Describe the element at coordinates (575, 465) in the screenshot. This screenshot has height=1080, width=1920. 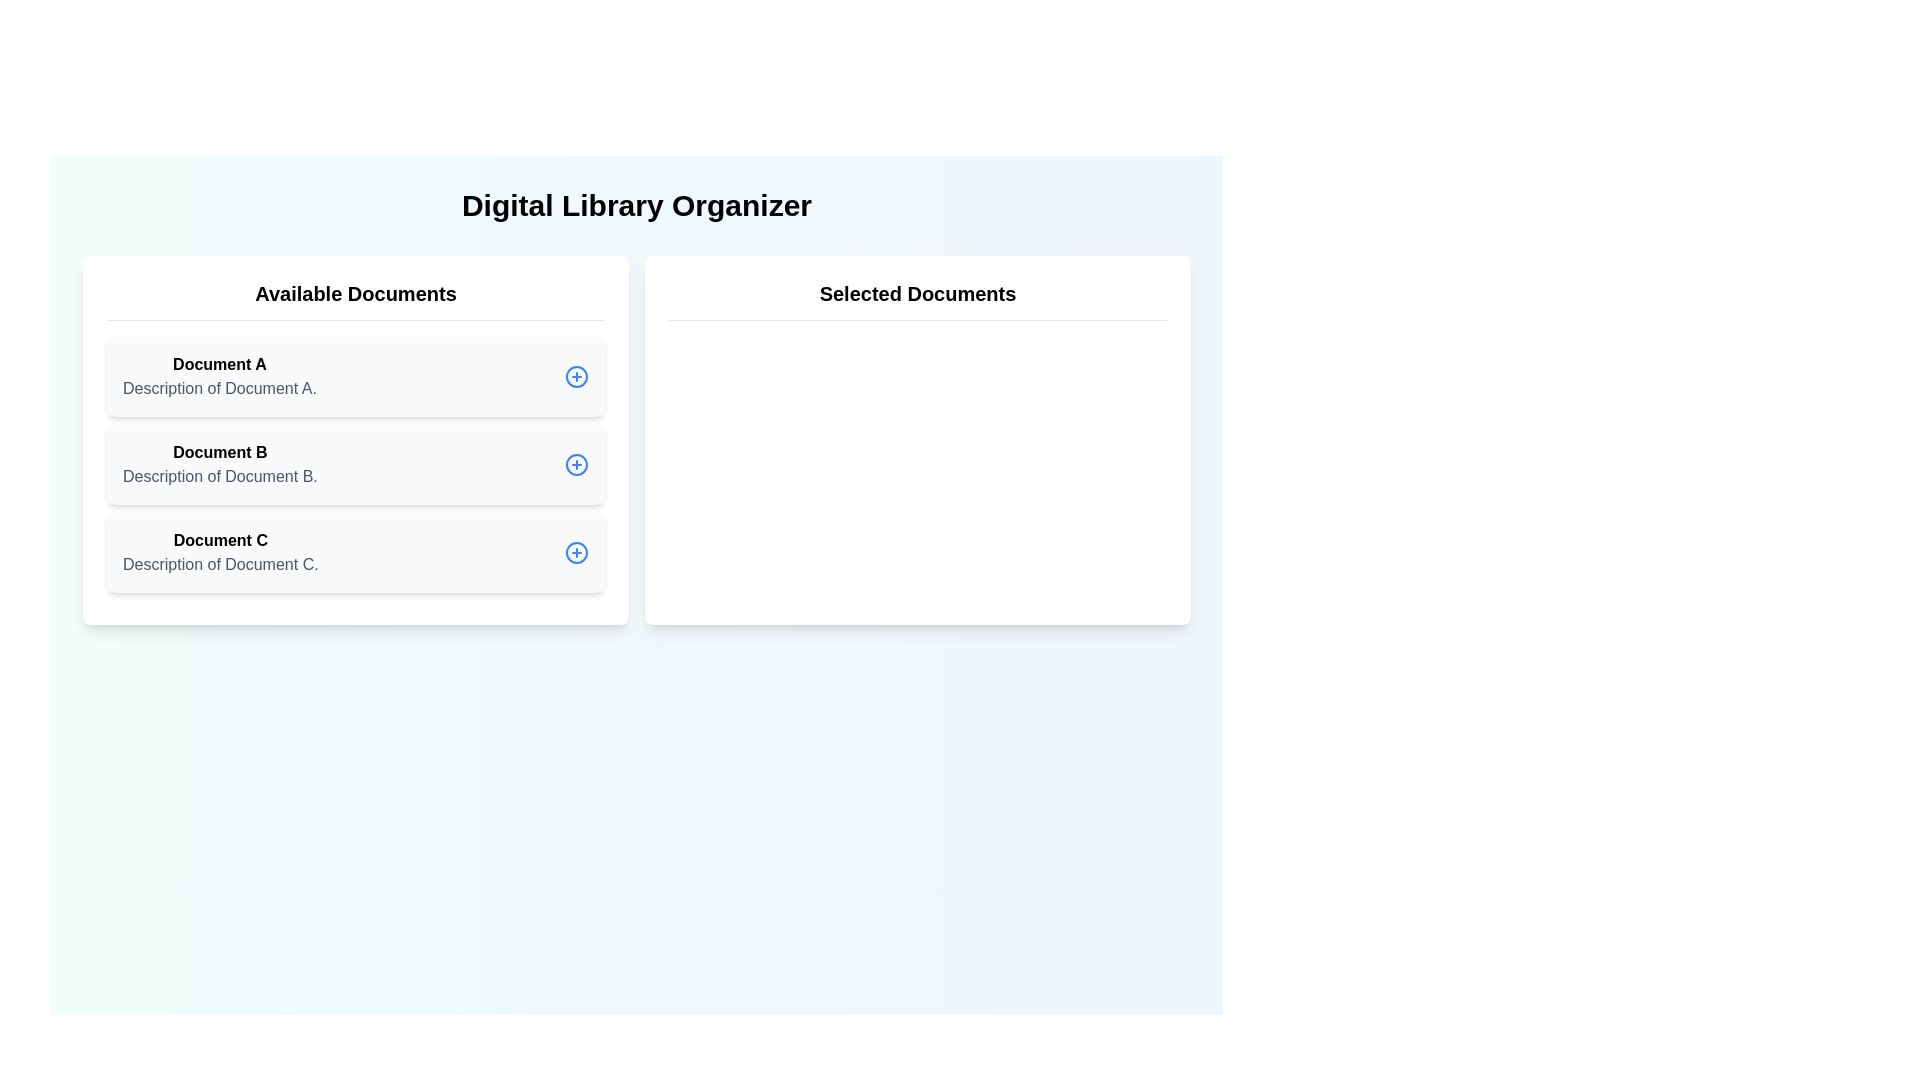
I see `the outer circle of the plus icon next to the 'Document B' item in the 'Available Documents' list of the 'Digital Library Organizer' application` at that location.